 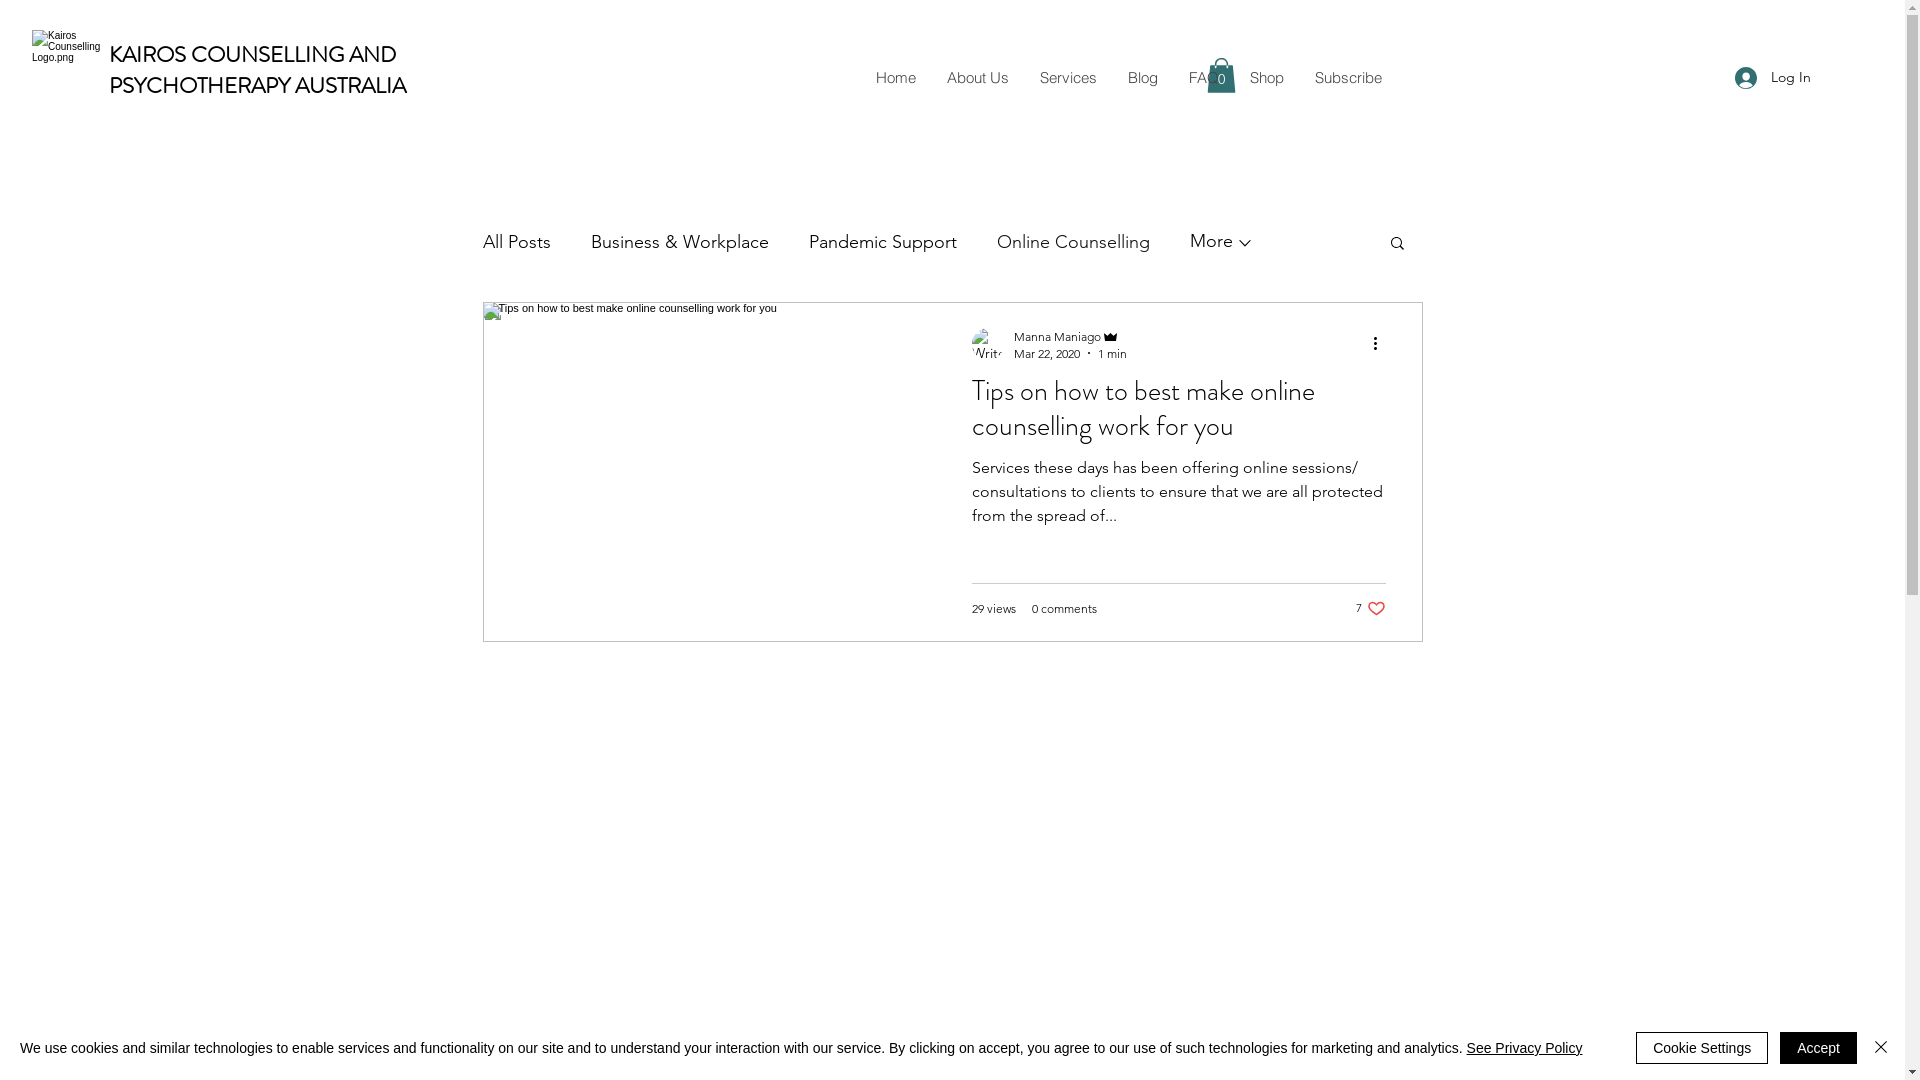 What do you see at coordinates (1201, 76) in the screenshot?
I see `'FAQ'` at bounding box center [1201, 76].